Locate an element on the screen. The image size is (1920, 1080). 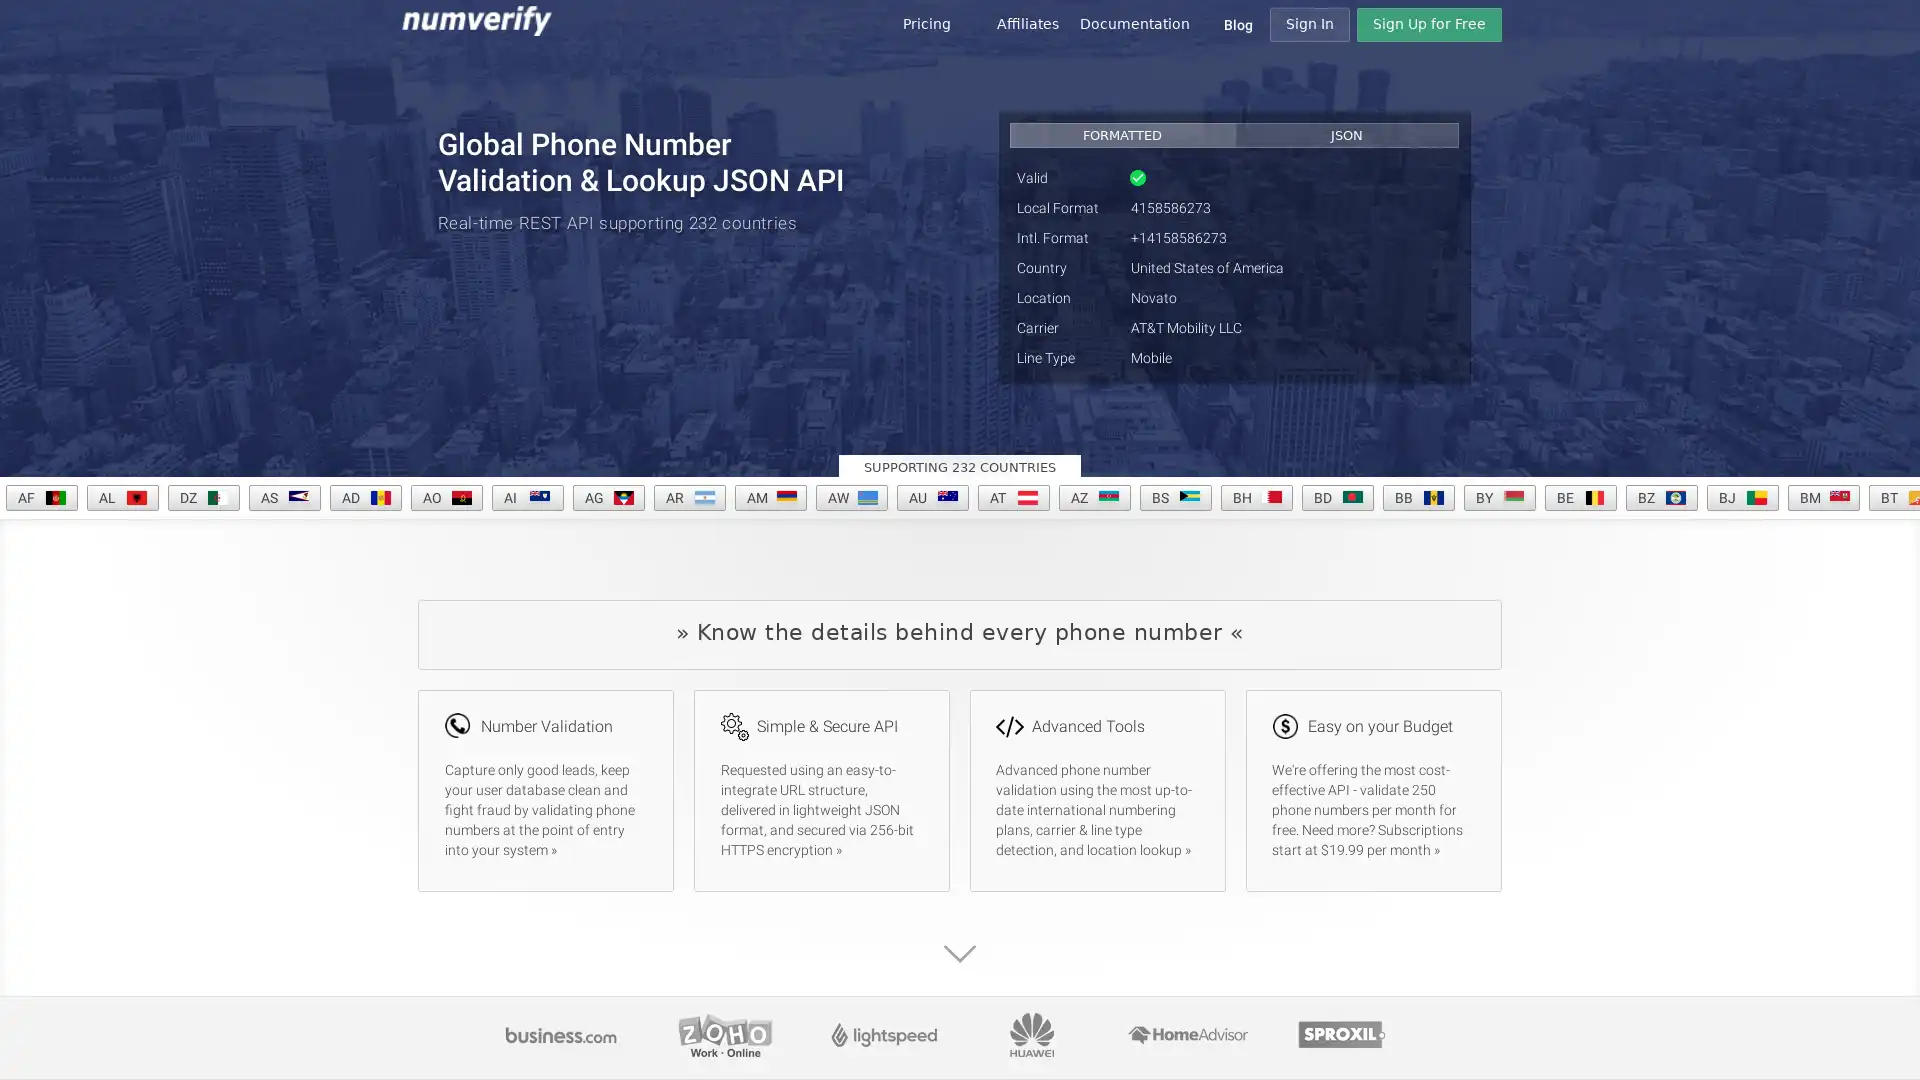
JSON is located at coordinates (1345, 135).